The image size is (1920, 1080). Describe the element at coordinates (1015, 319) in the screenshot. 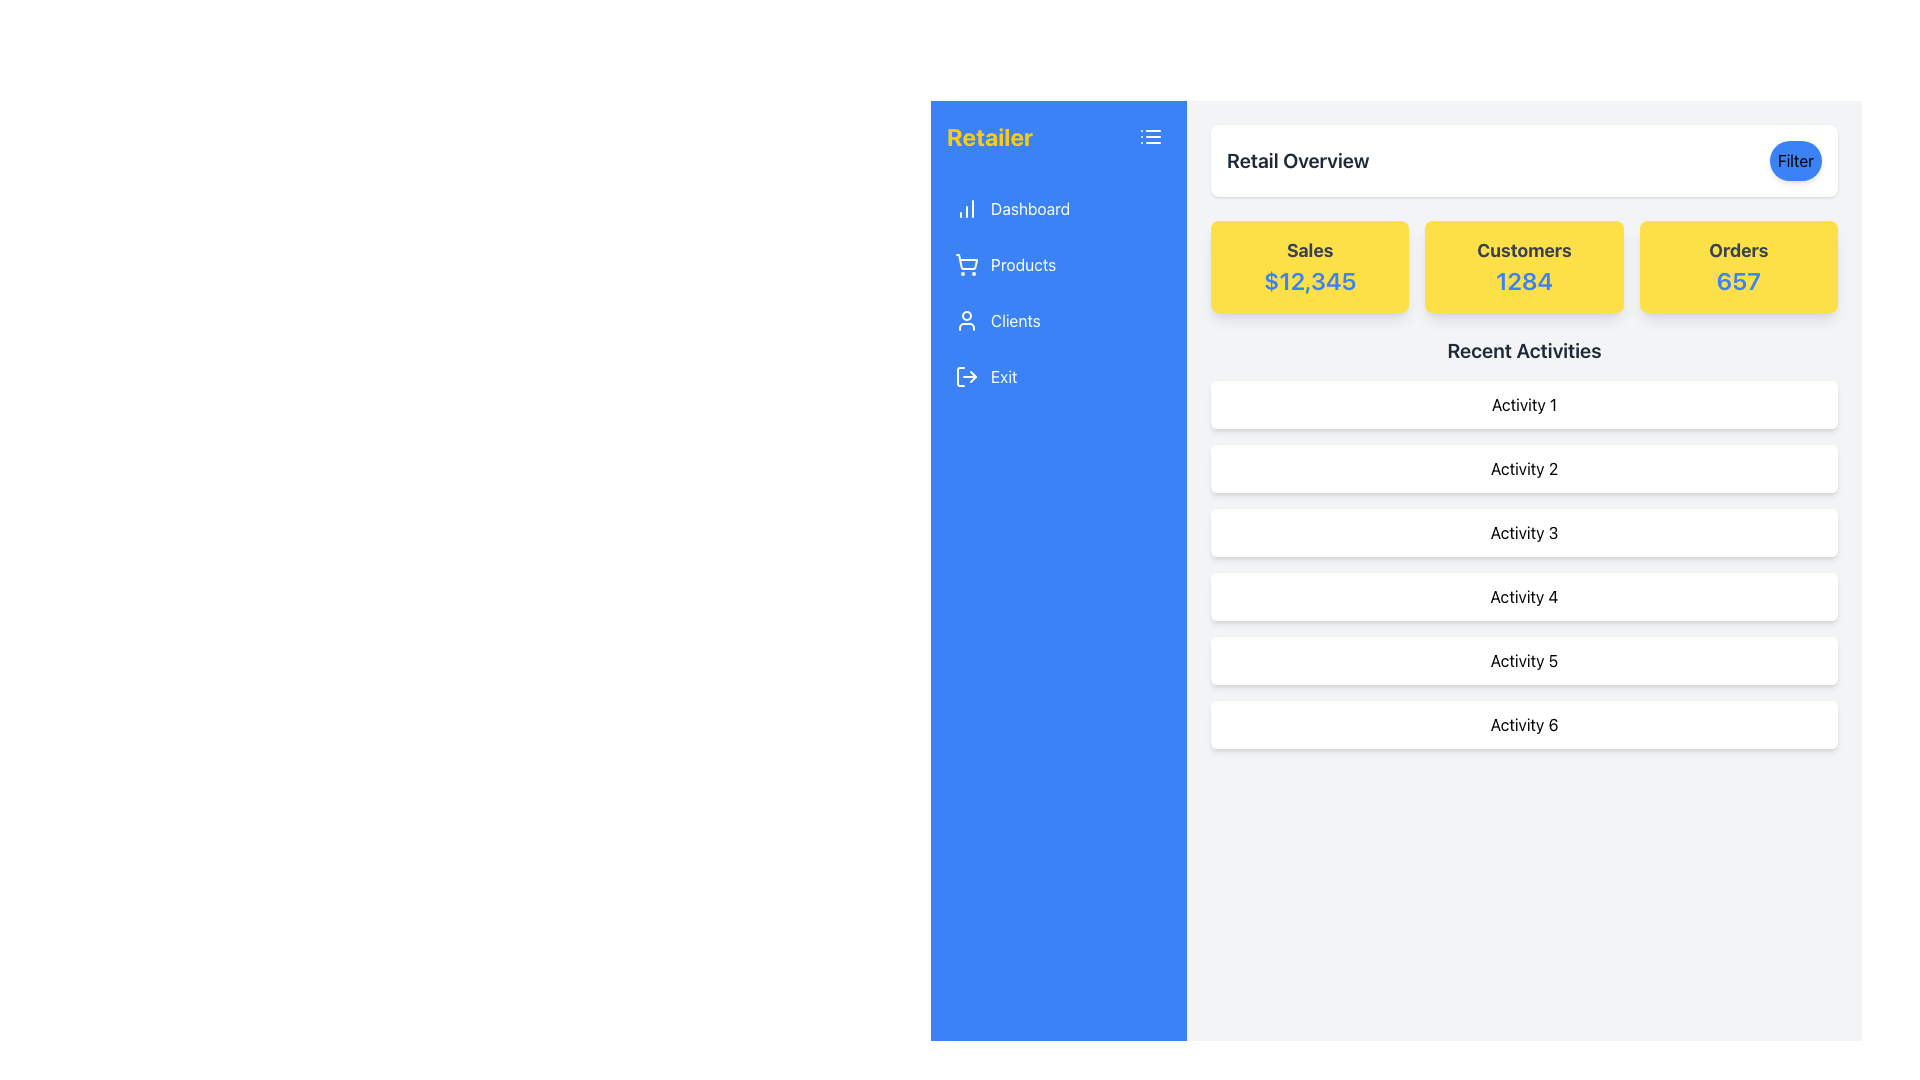

I see `the 'Clients' text label in the navigation menu` at that location.